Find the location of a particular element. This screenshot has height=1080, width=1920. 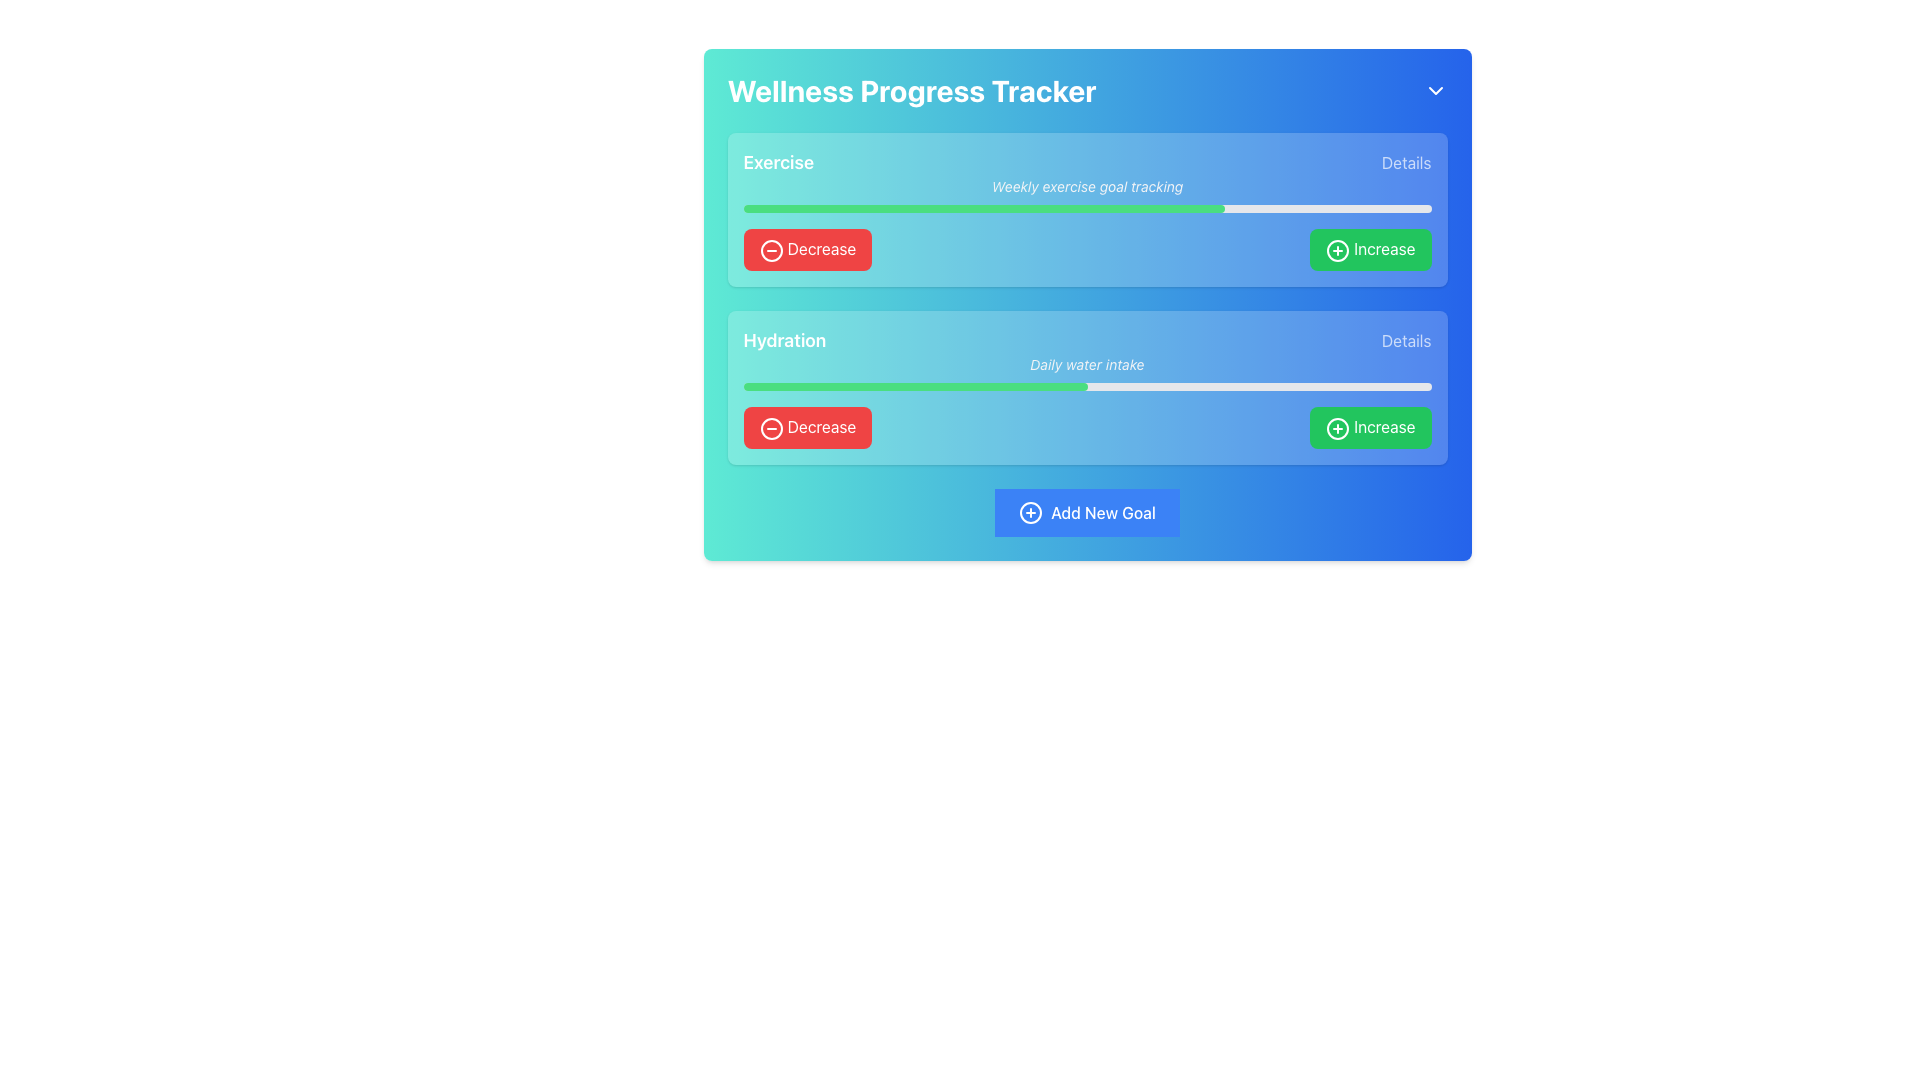

the circular outline at the center of the green 'Increase' button located in the 'Hydration' section is located at coordinates (1337, 427).